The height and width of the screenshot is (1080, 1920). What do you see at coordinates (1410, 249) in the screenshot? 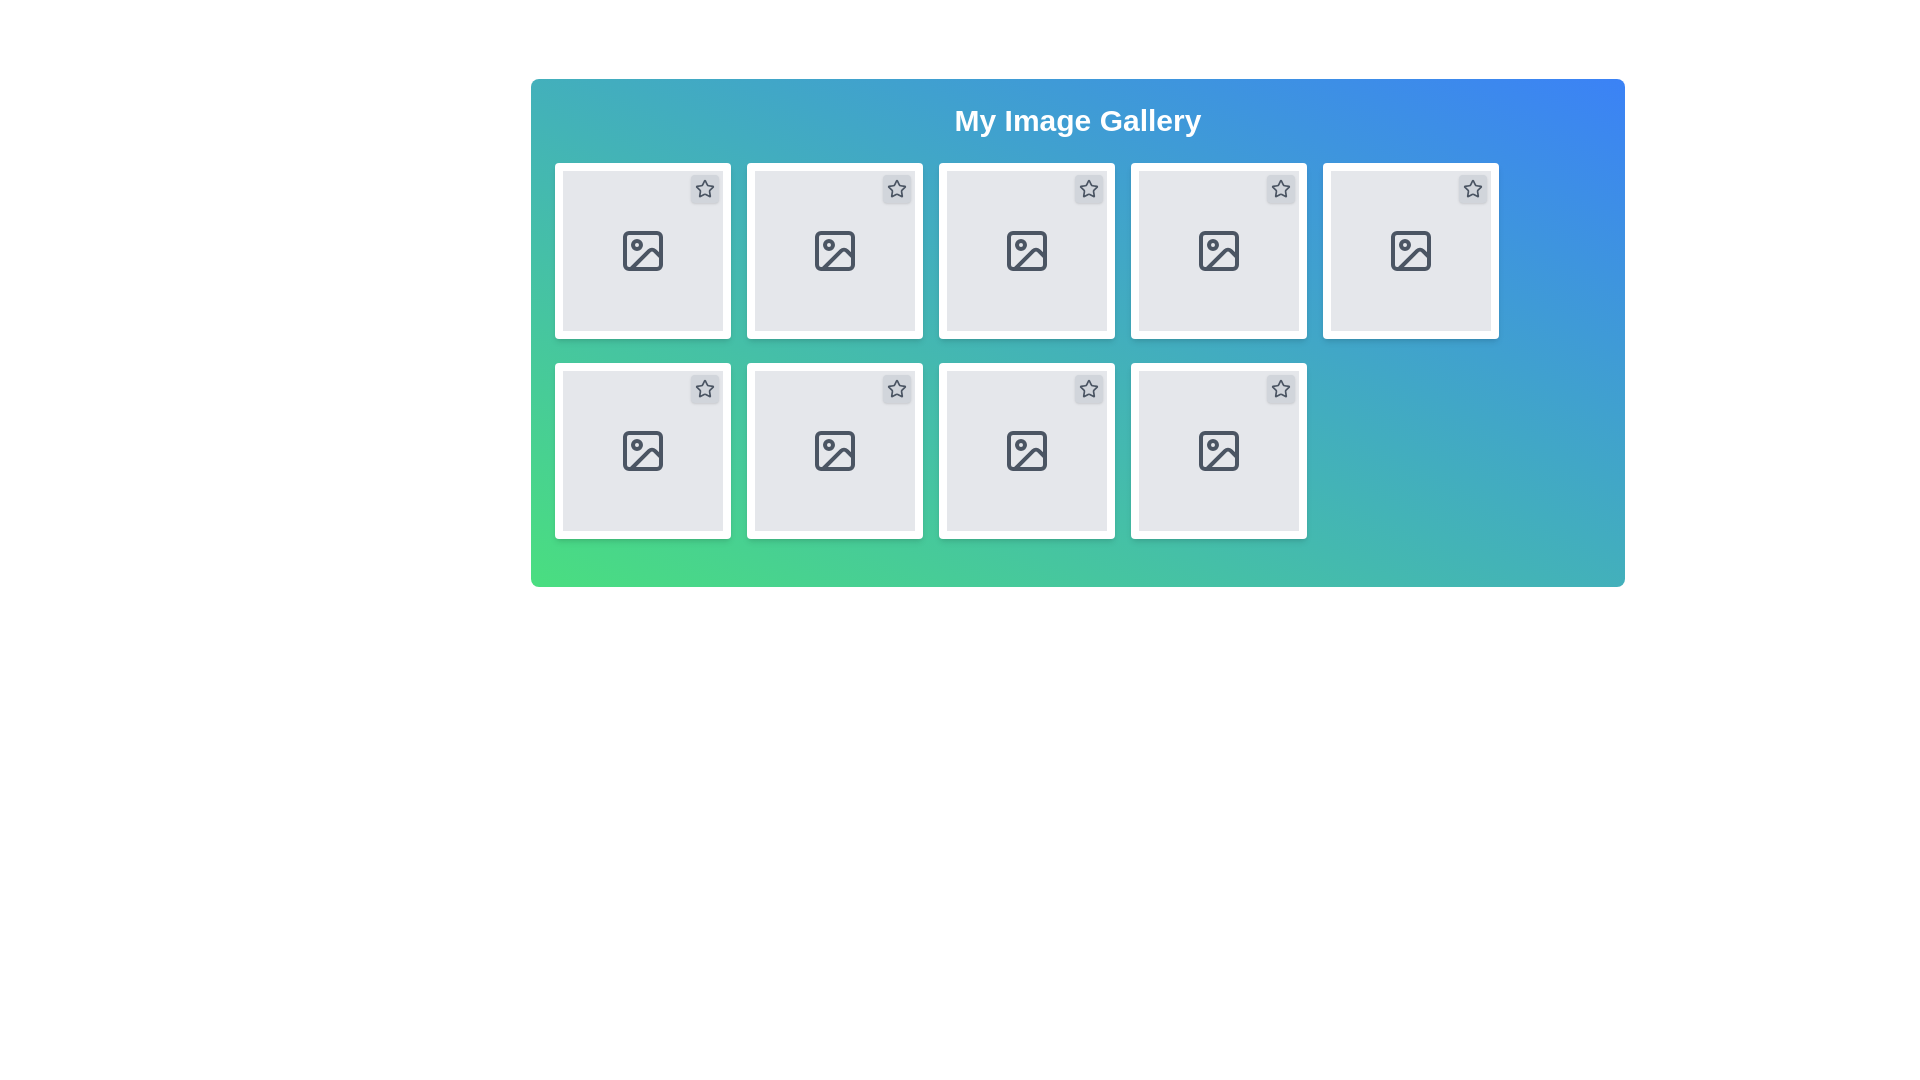
I see `the image icon displaying an image placeholder in the top right corner of 'My Image Gallery'` at bounding box center [1410, 249].